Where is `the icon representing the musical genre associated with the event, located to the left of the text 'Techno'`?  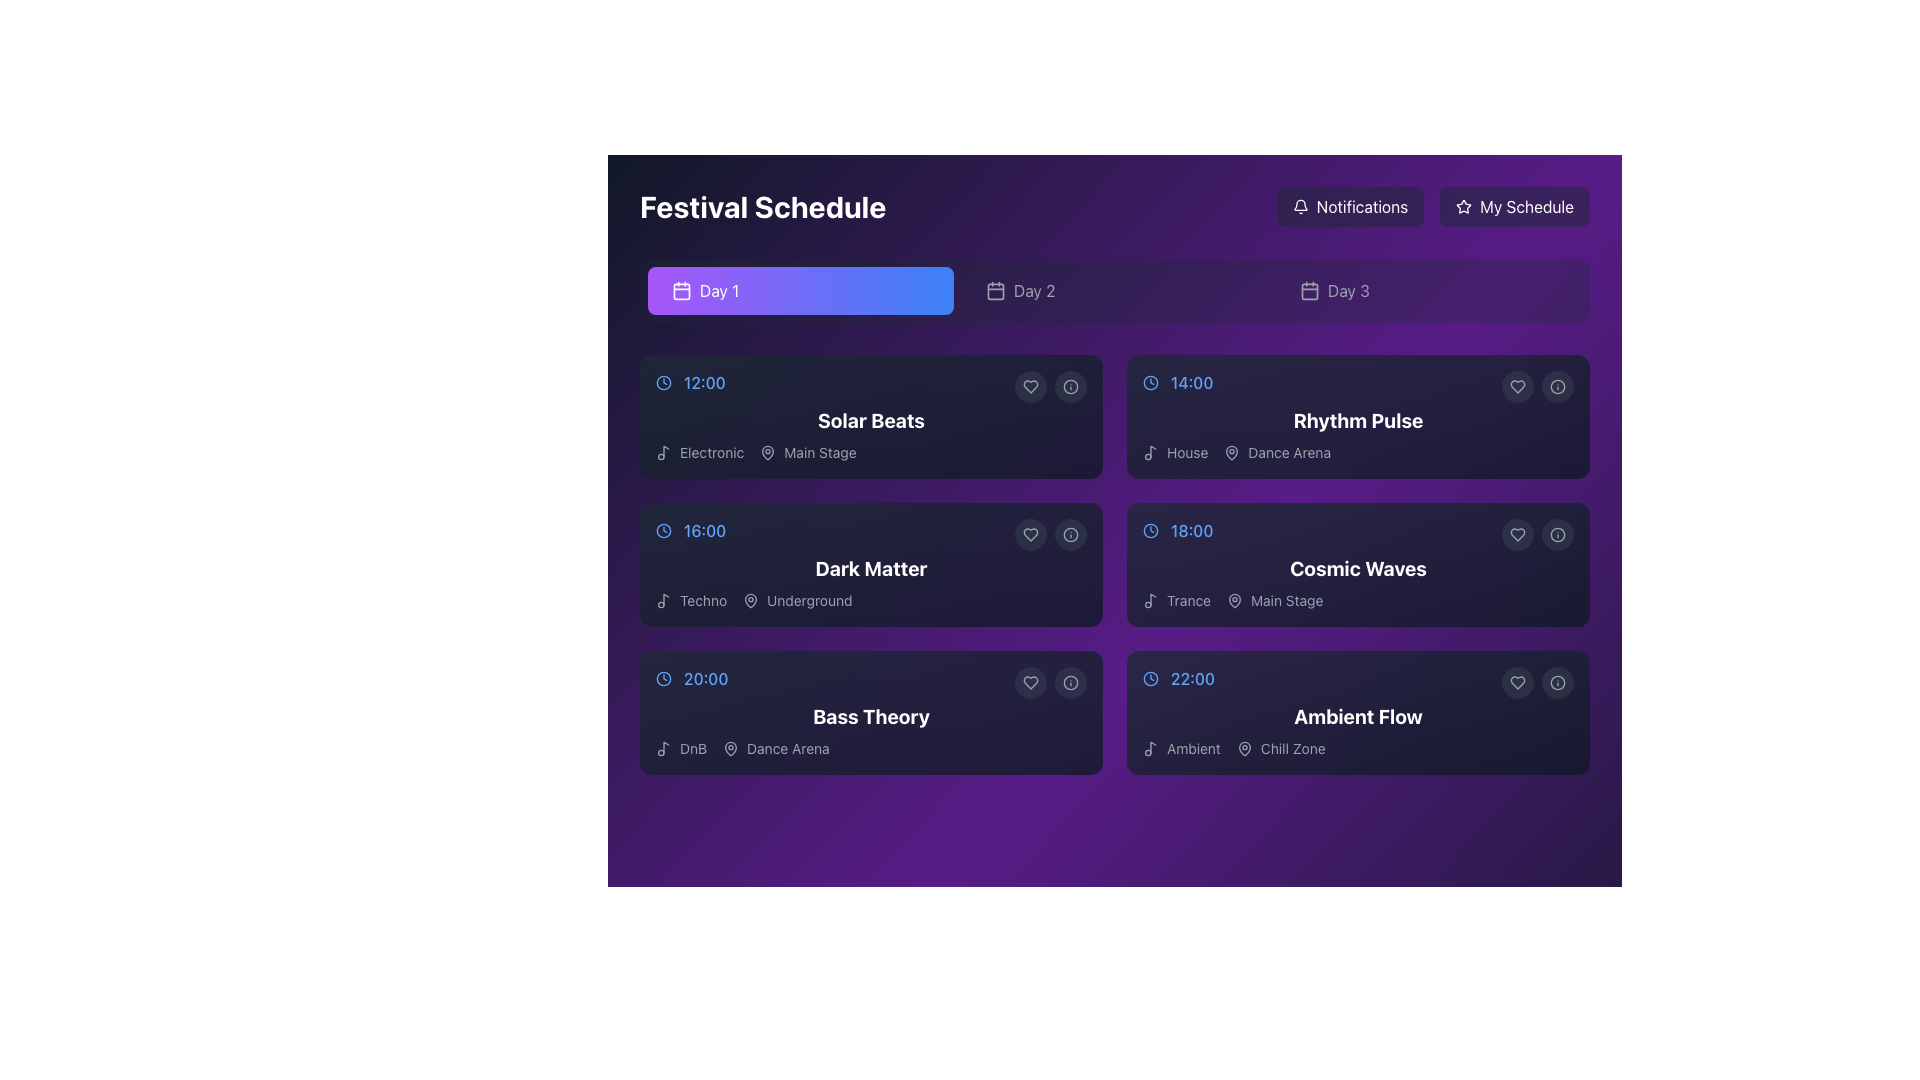 the icon representing the musical genre associated with the event, located to the left of the text 'Techno' is located at coordinates (663, 600).